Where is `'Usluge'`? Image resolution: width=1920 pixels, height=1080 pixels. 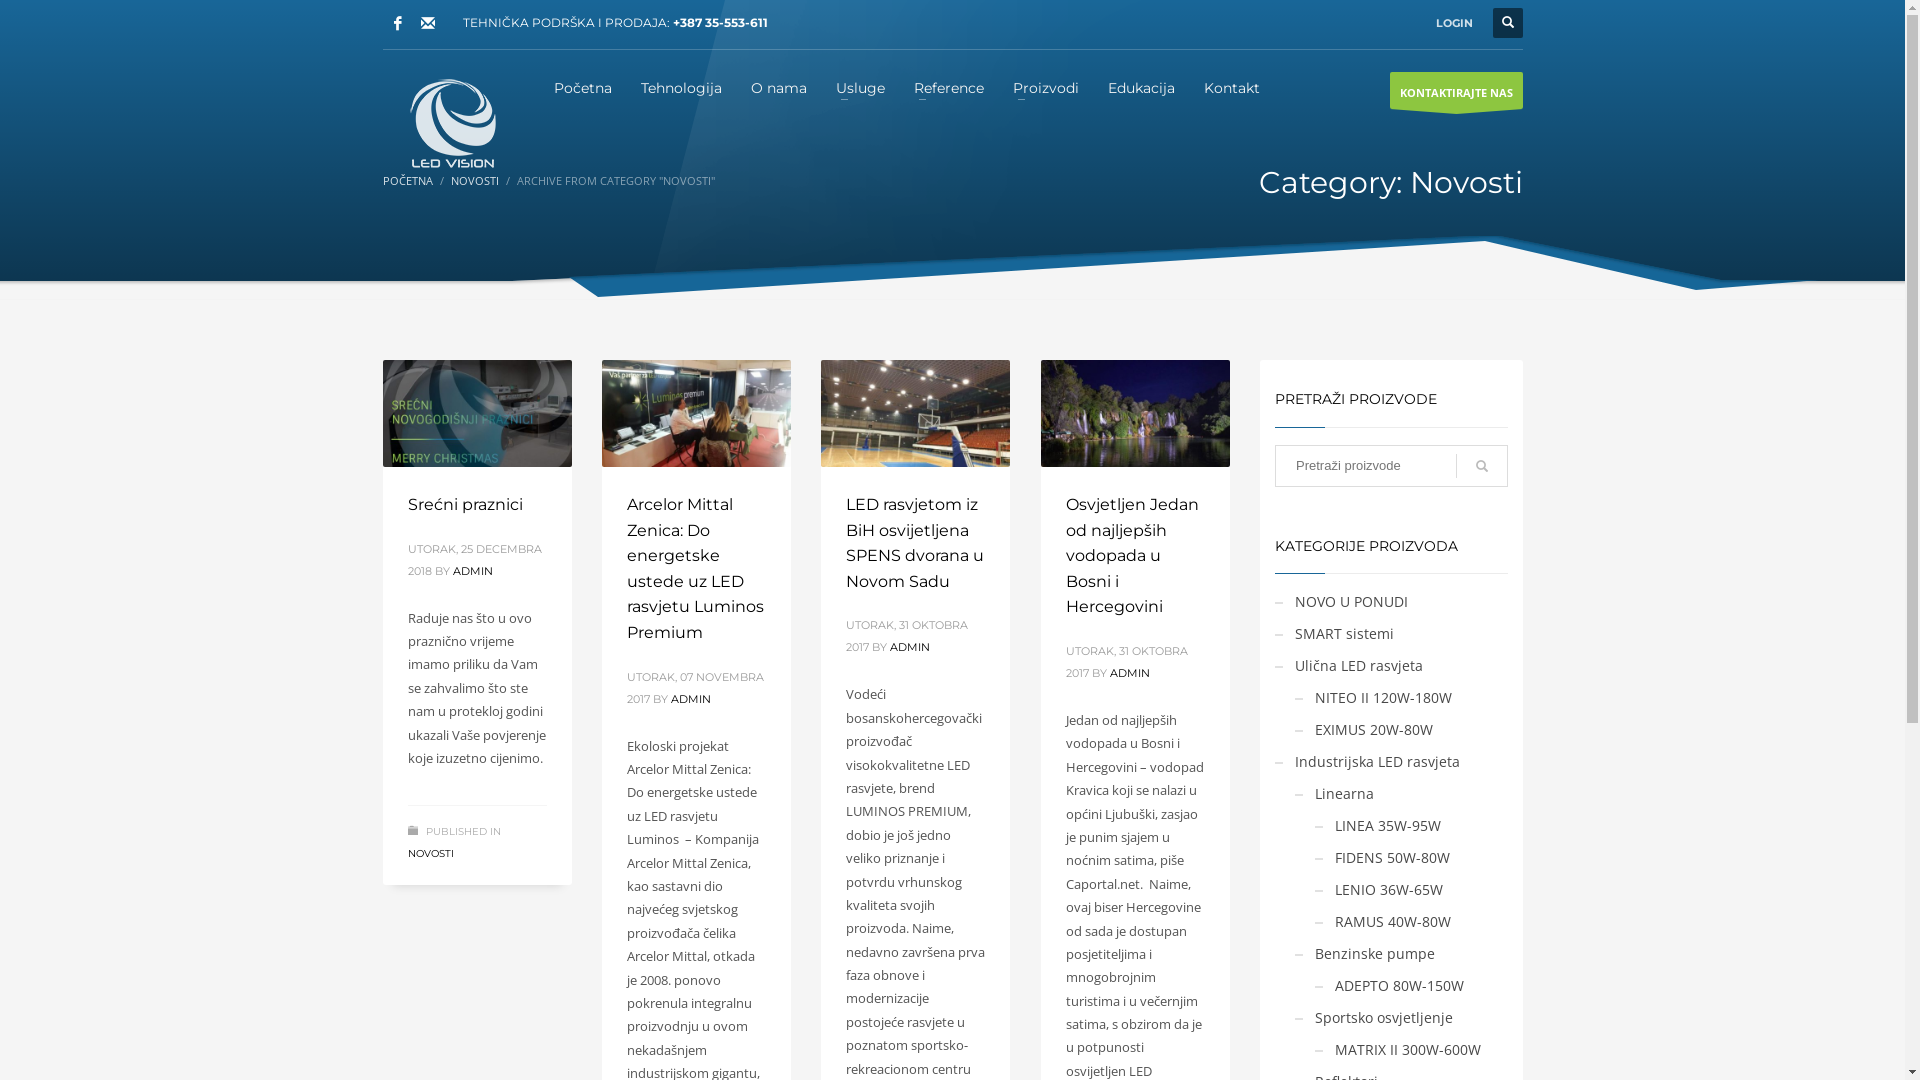 'Usluge' is located at coordinates (860, 86).